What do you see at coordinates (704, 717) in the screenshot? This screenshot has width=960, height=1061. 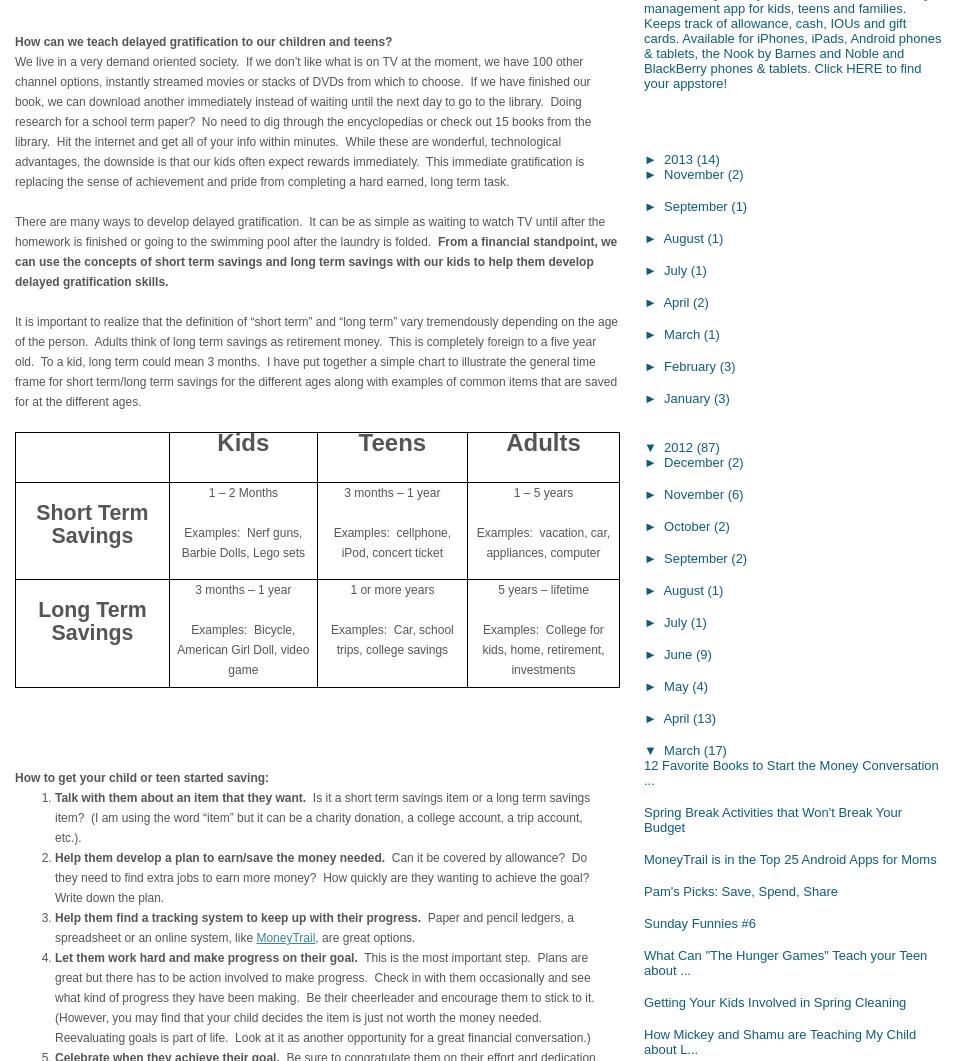 I see `'(13)'` at bounding box center [704, 717].